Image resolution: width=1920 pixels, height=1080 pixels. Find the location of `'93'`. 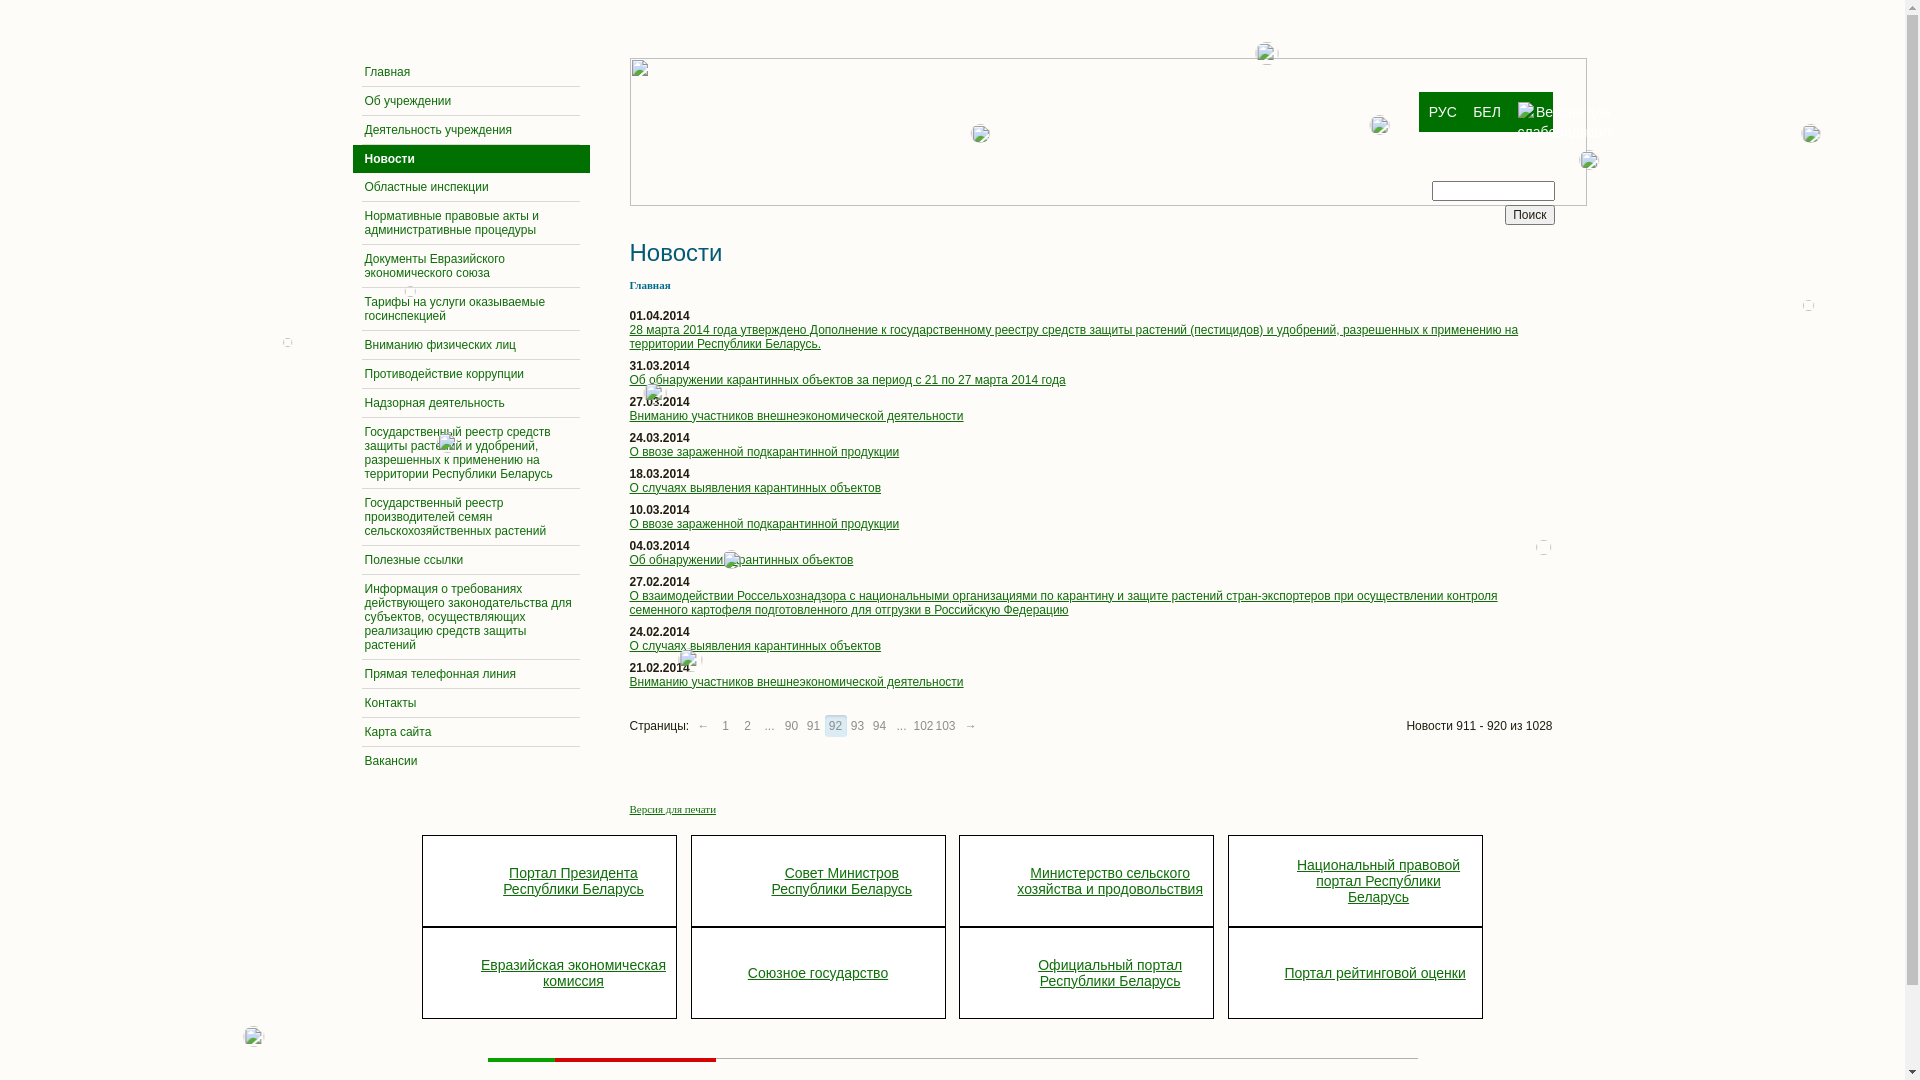

'93' is located at coordinates (858, 725).